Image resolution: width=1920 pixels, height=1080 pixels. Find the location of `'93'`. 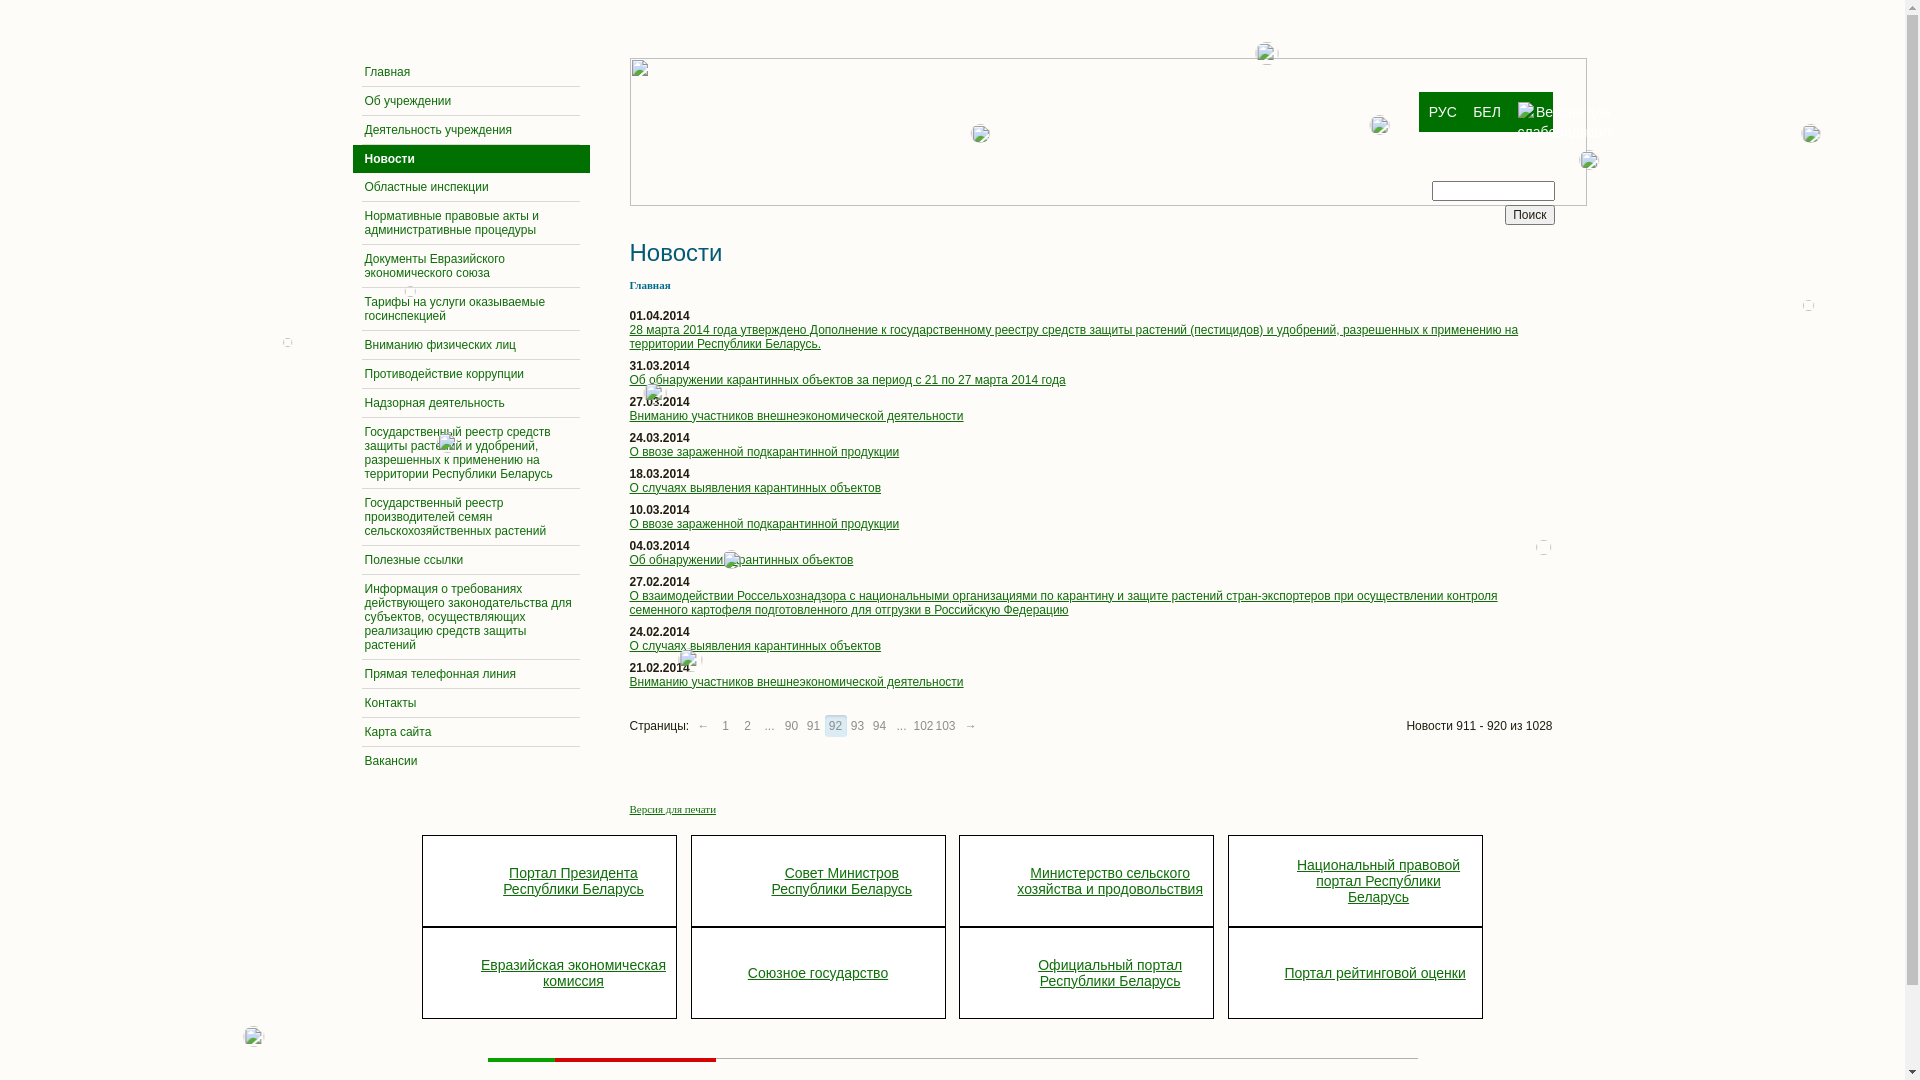

'93' is located at coordinates (858, 725).